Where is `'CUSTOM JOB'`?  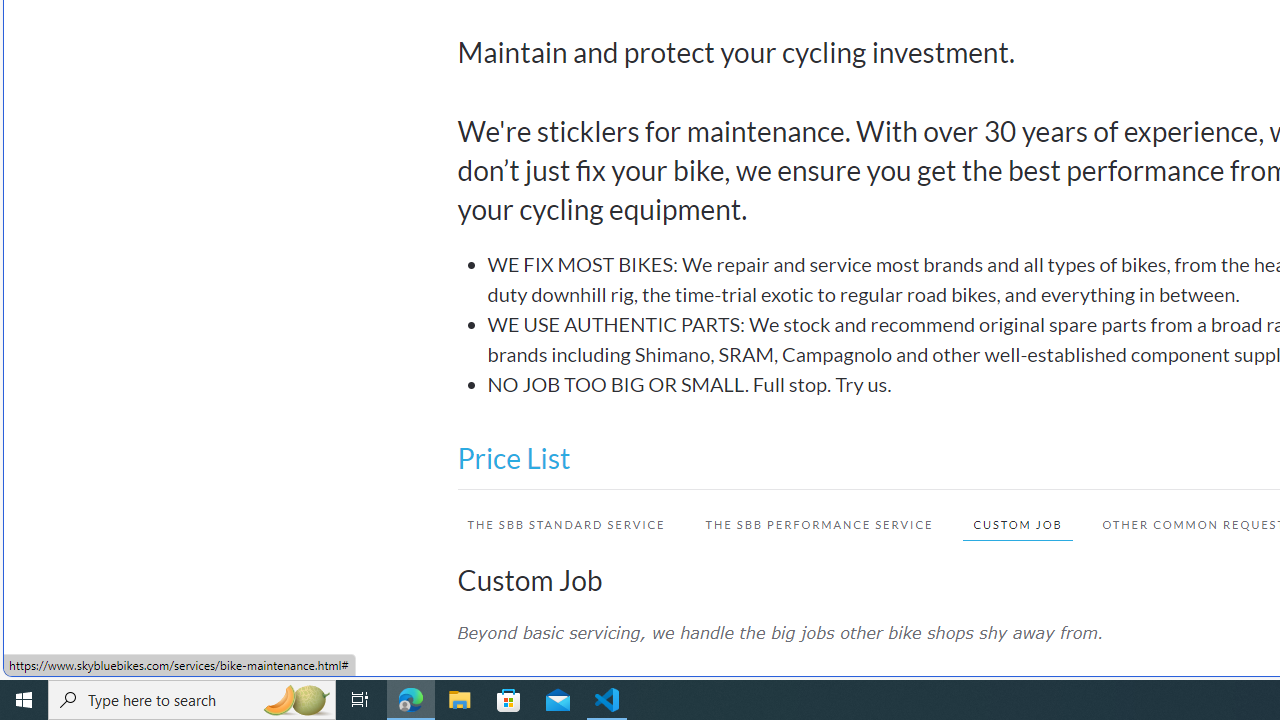 'CUSTOM JOB' is located at coordinates (1008, 523).